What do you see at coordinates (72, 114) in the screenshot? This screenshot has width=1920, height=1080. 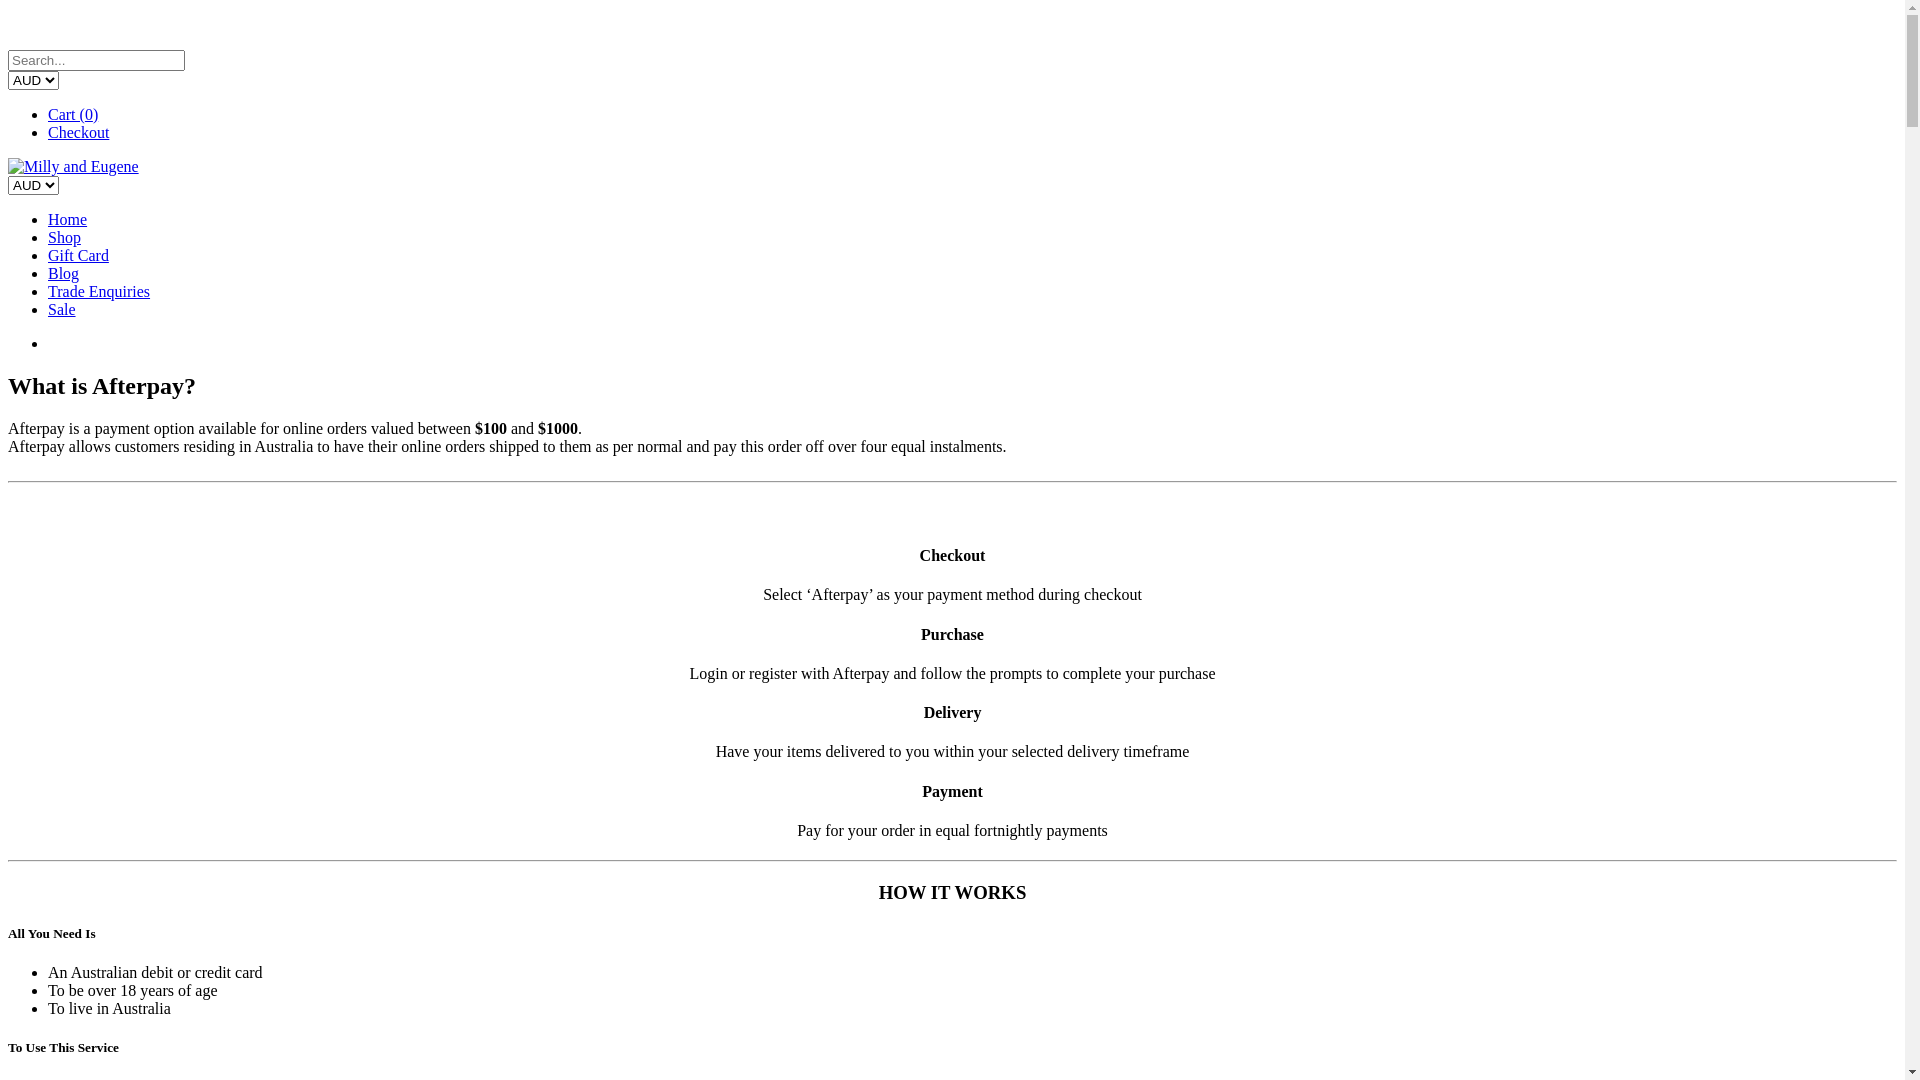 I see `'Cart (0)'` at bounding box center [72, 114].